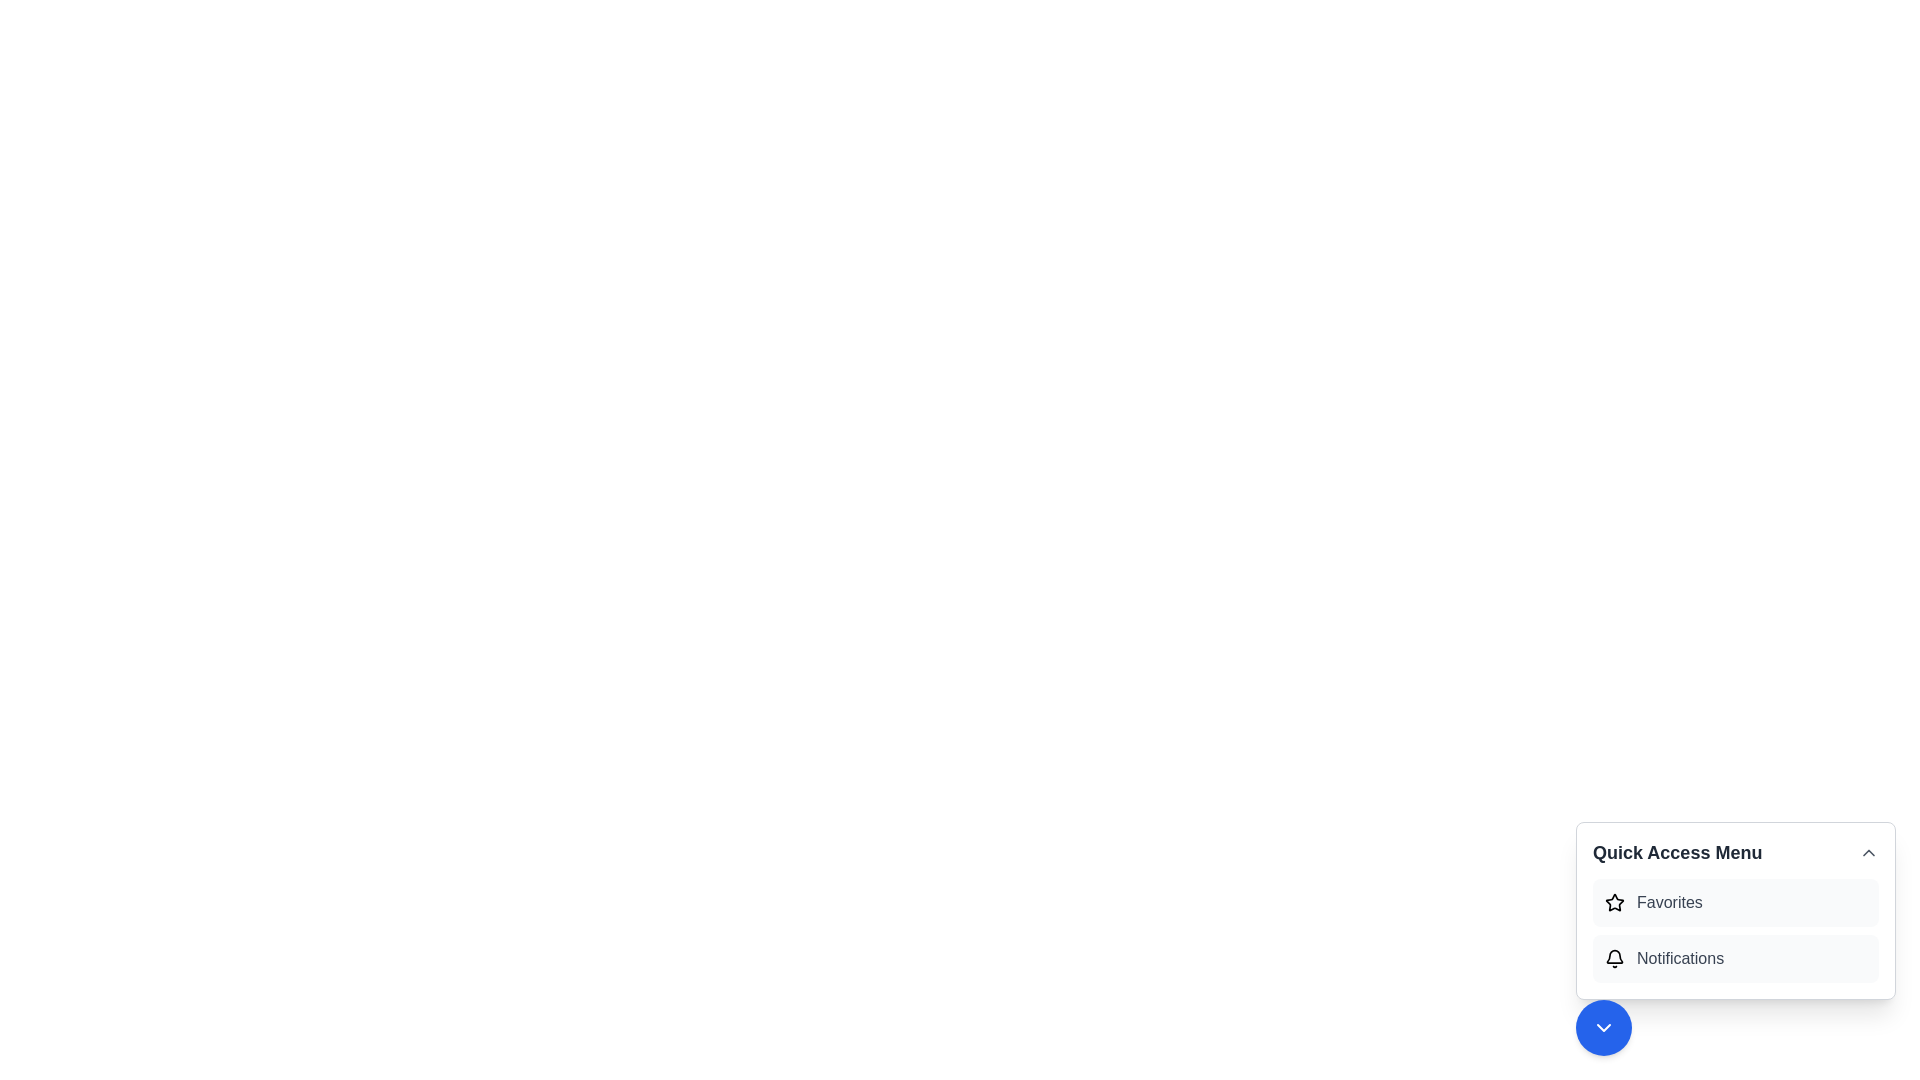 This screenshot has width=1920, height=1080. Describe the element at coordinates (1735, 852) in the screenshot. I see `the 'Quick Access Menu' dropdown header` at that location.